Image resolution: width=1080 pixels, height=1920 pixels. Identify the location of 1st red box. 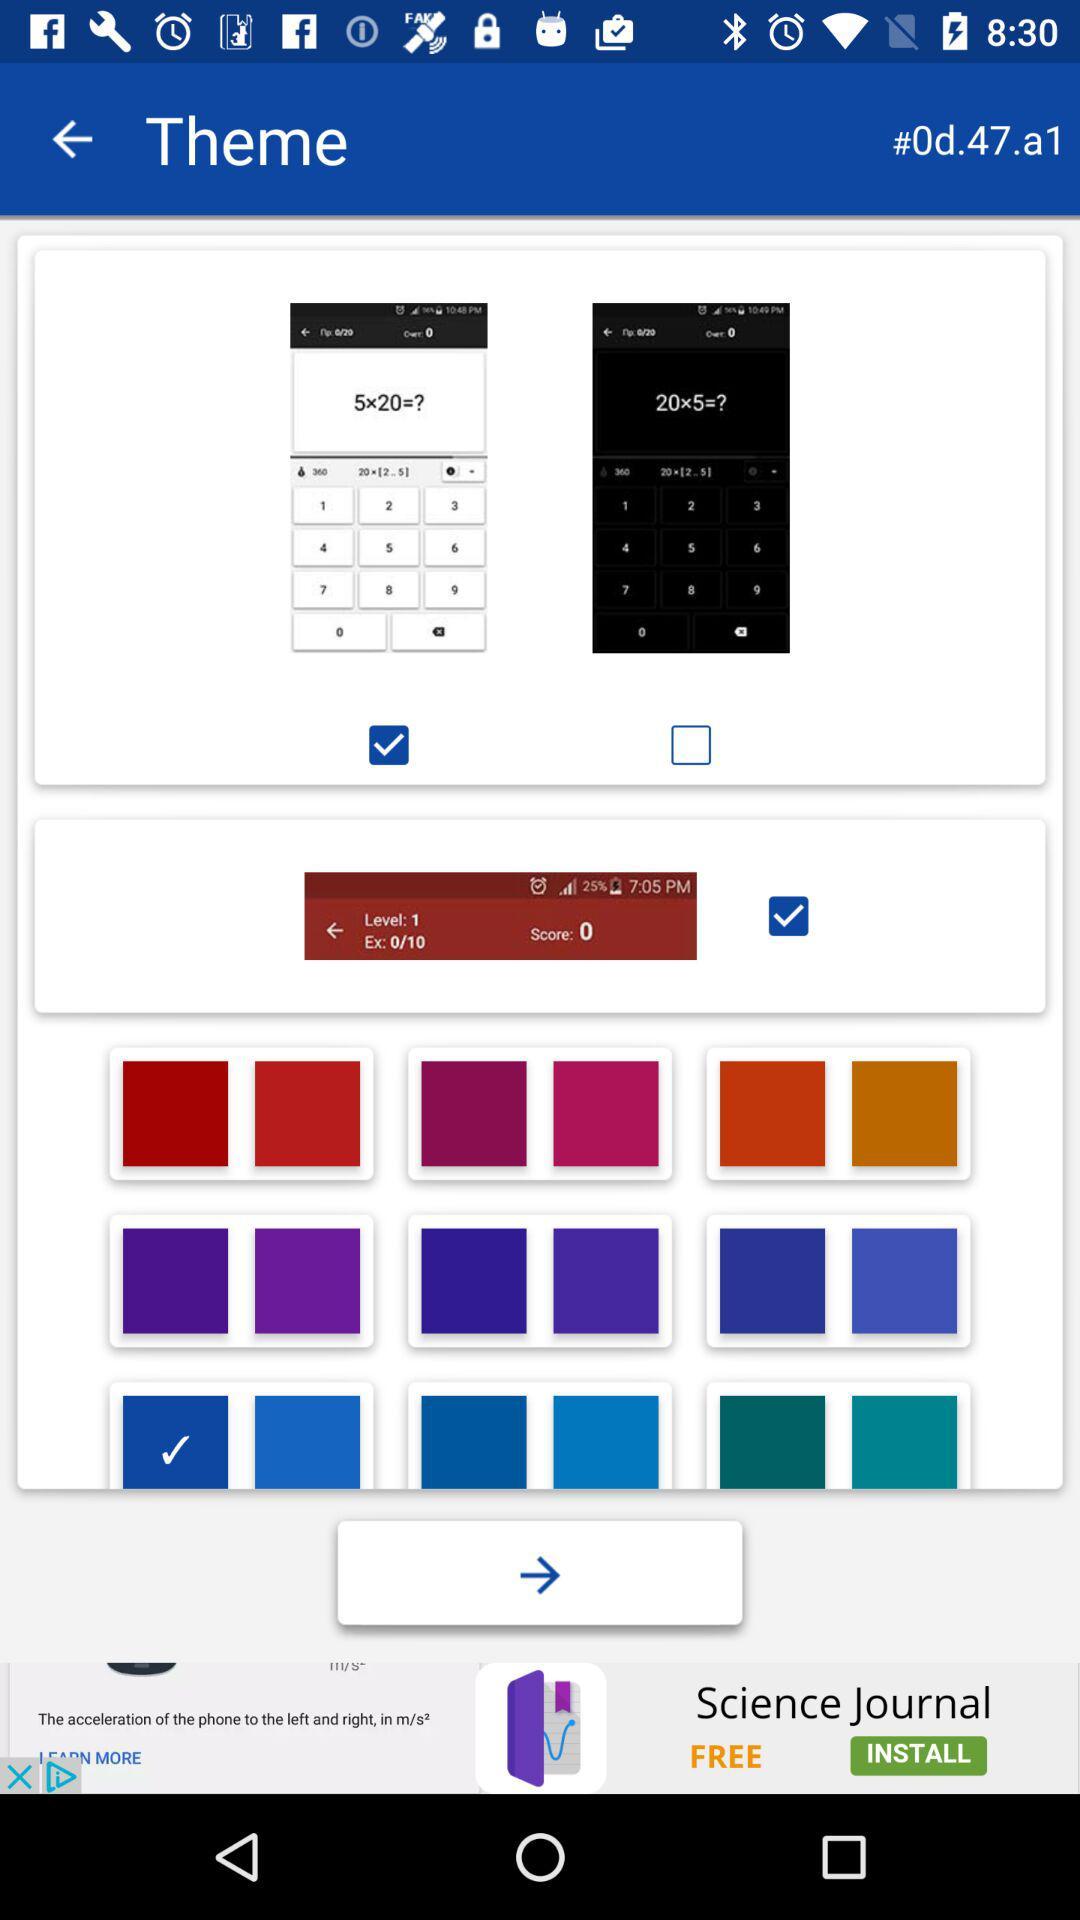
(174, 1112).